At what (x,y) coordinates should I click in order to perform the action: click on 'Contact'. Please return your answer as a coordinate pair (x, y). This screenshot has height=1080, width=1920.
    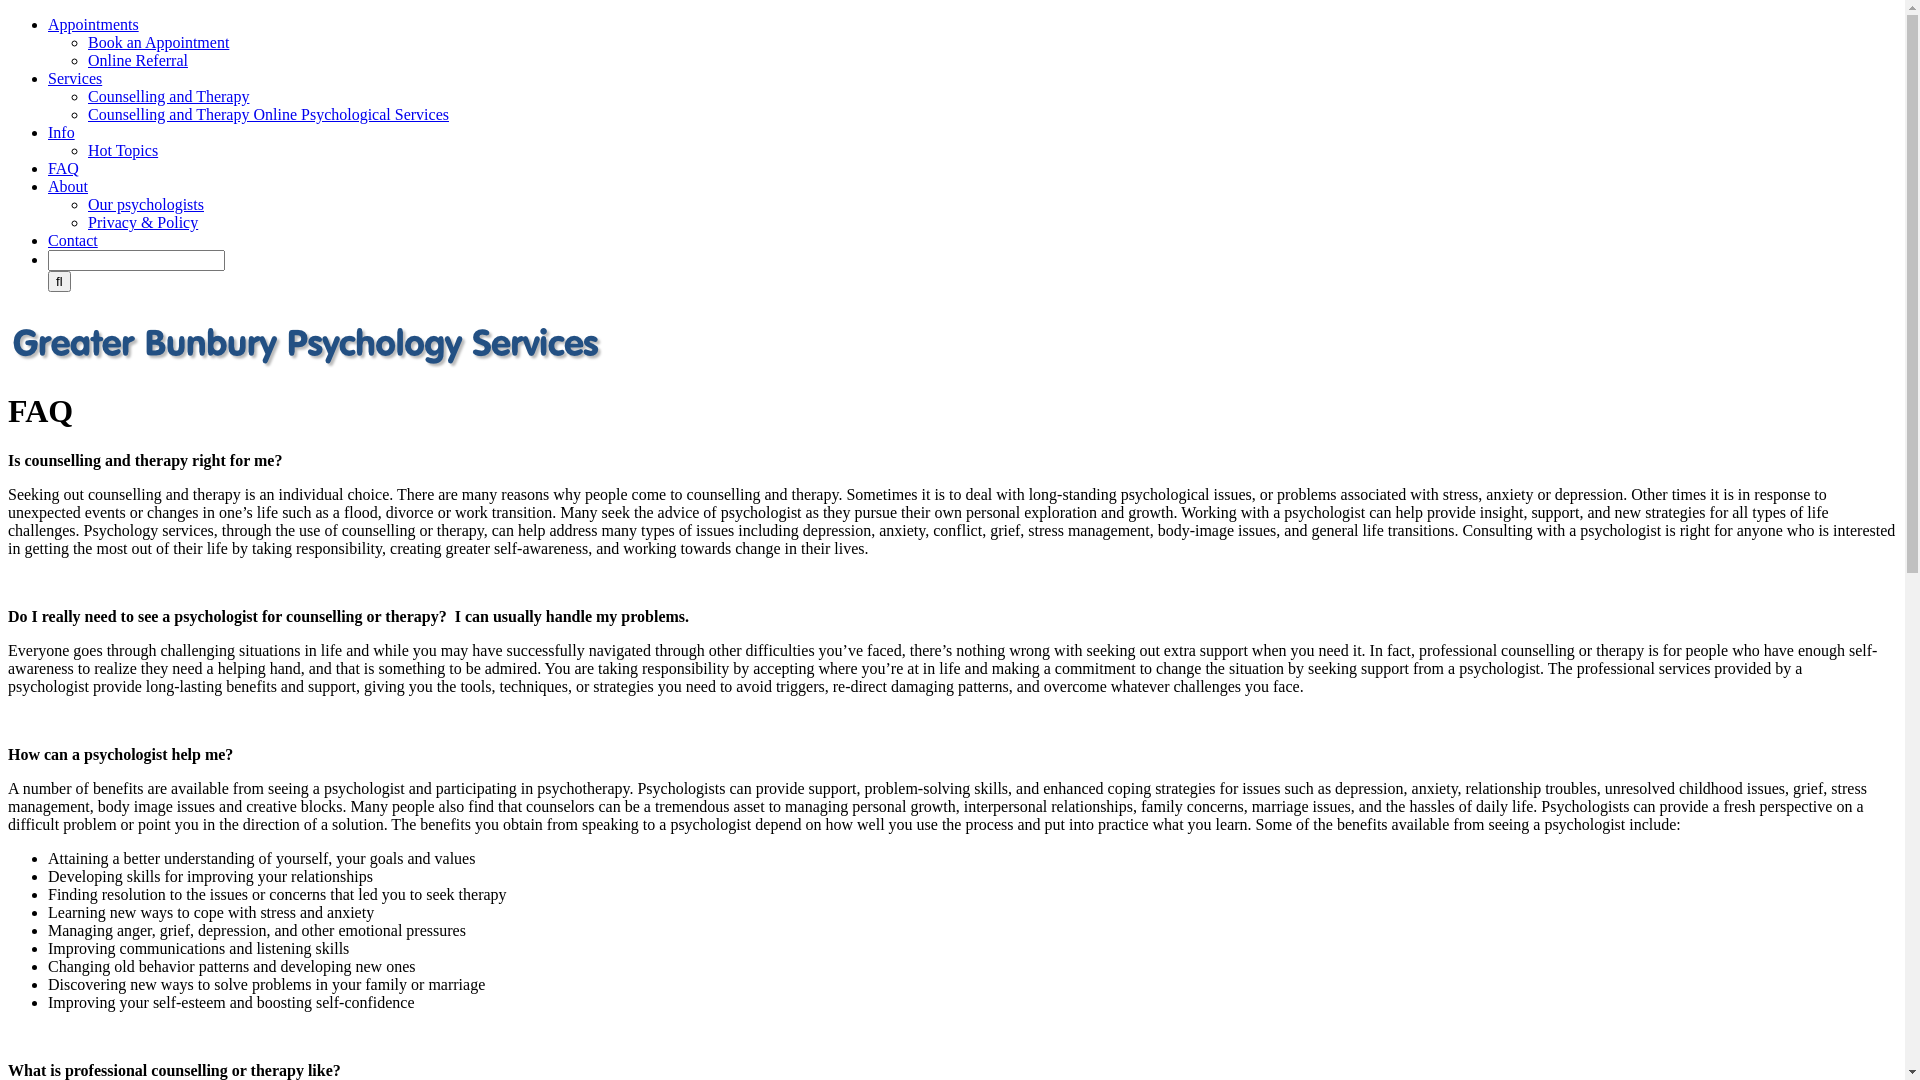
    Looking at the image, I should click on (72, 239).